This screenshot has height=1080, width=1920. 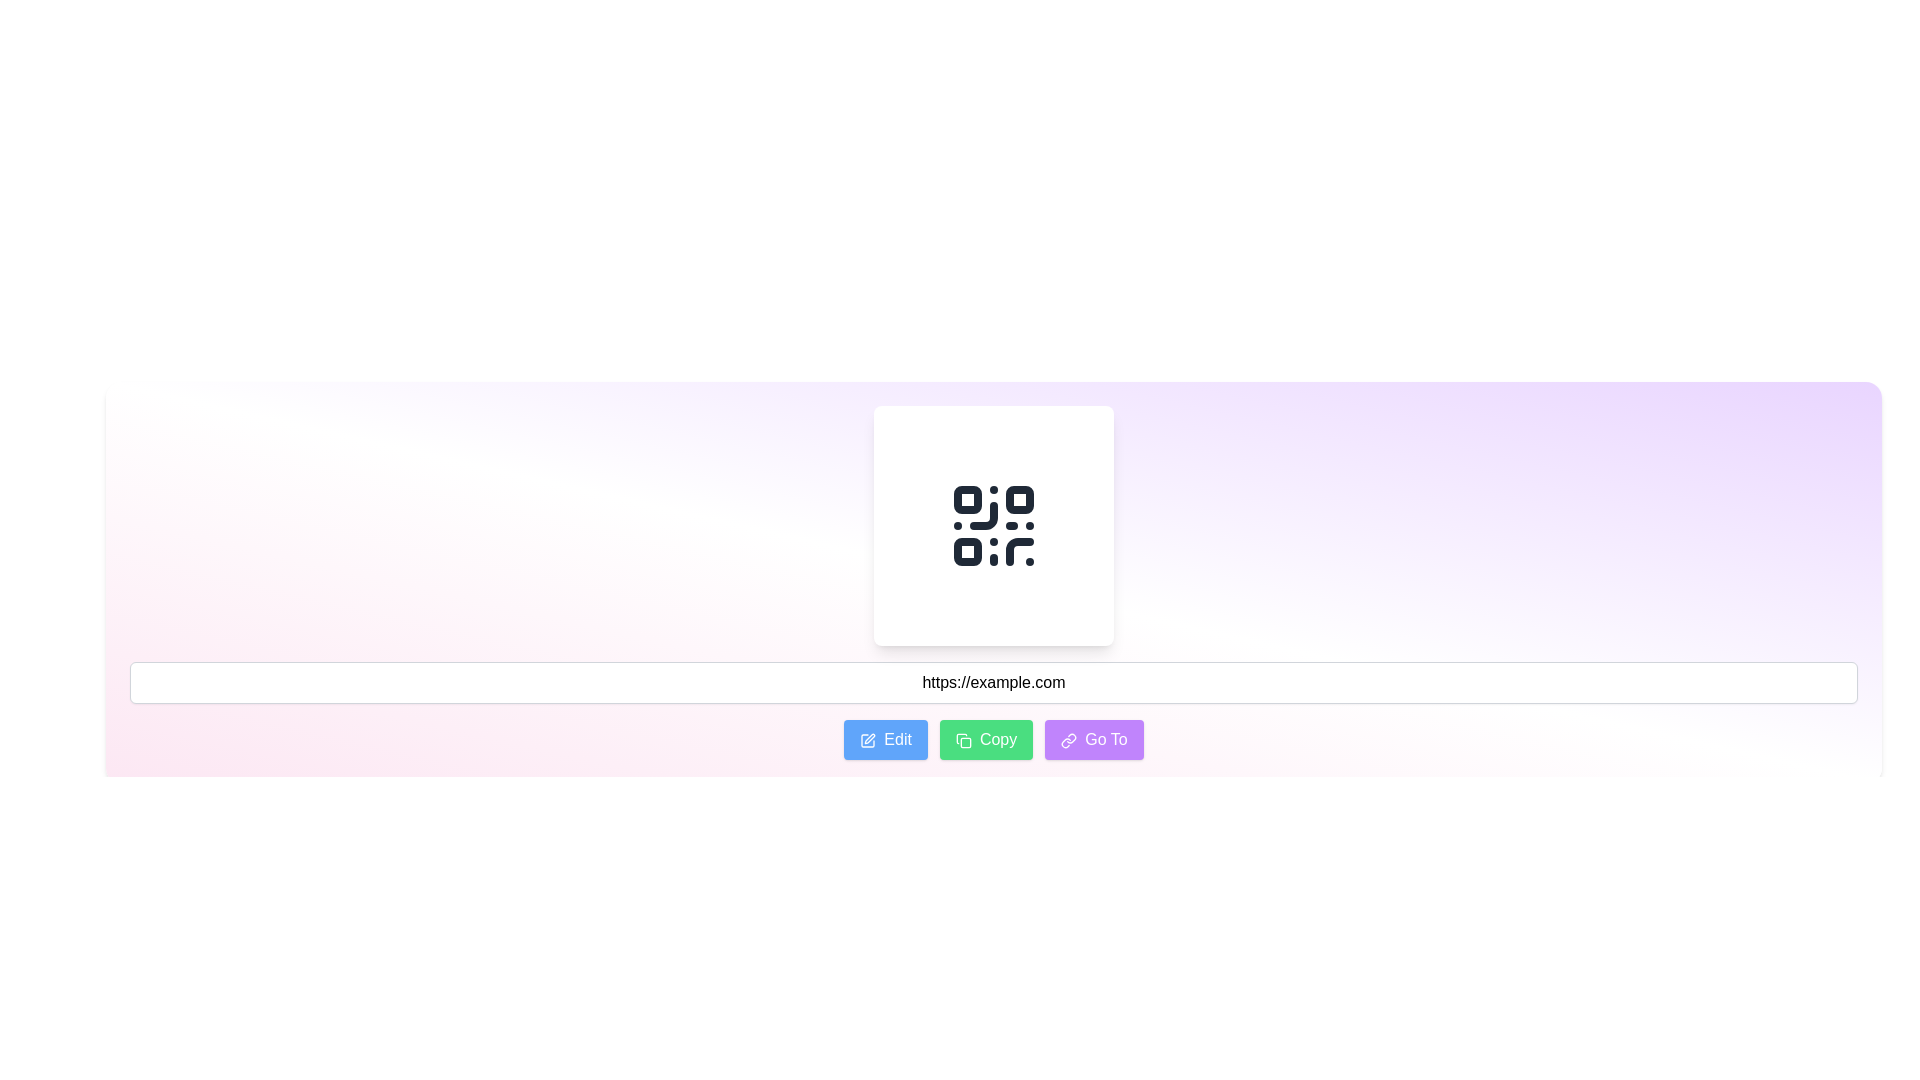 What do you see at coordinates (968, 499) in the screenshot?
I see `the small rounded black rectangle located in the top-left corner of the QR code structure` at bounding box center [968, 499].